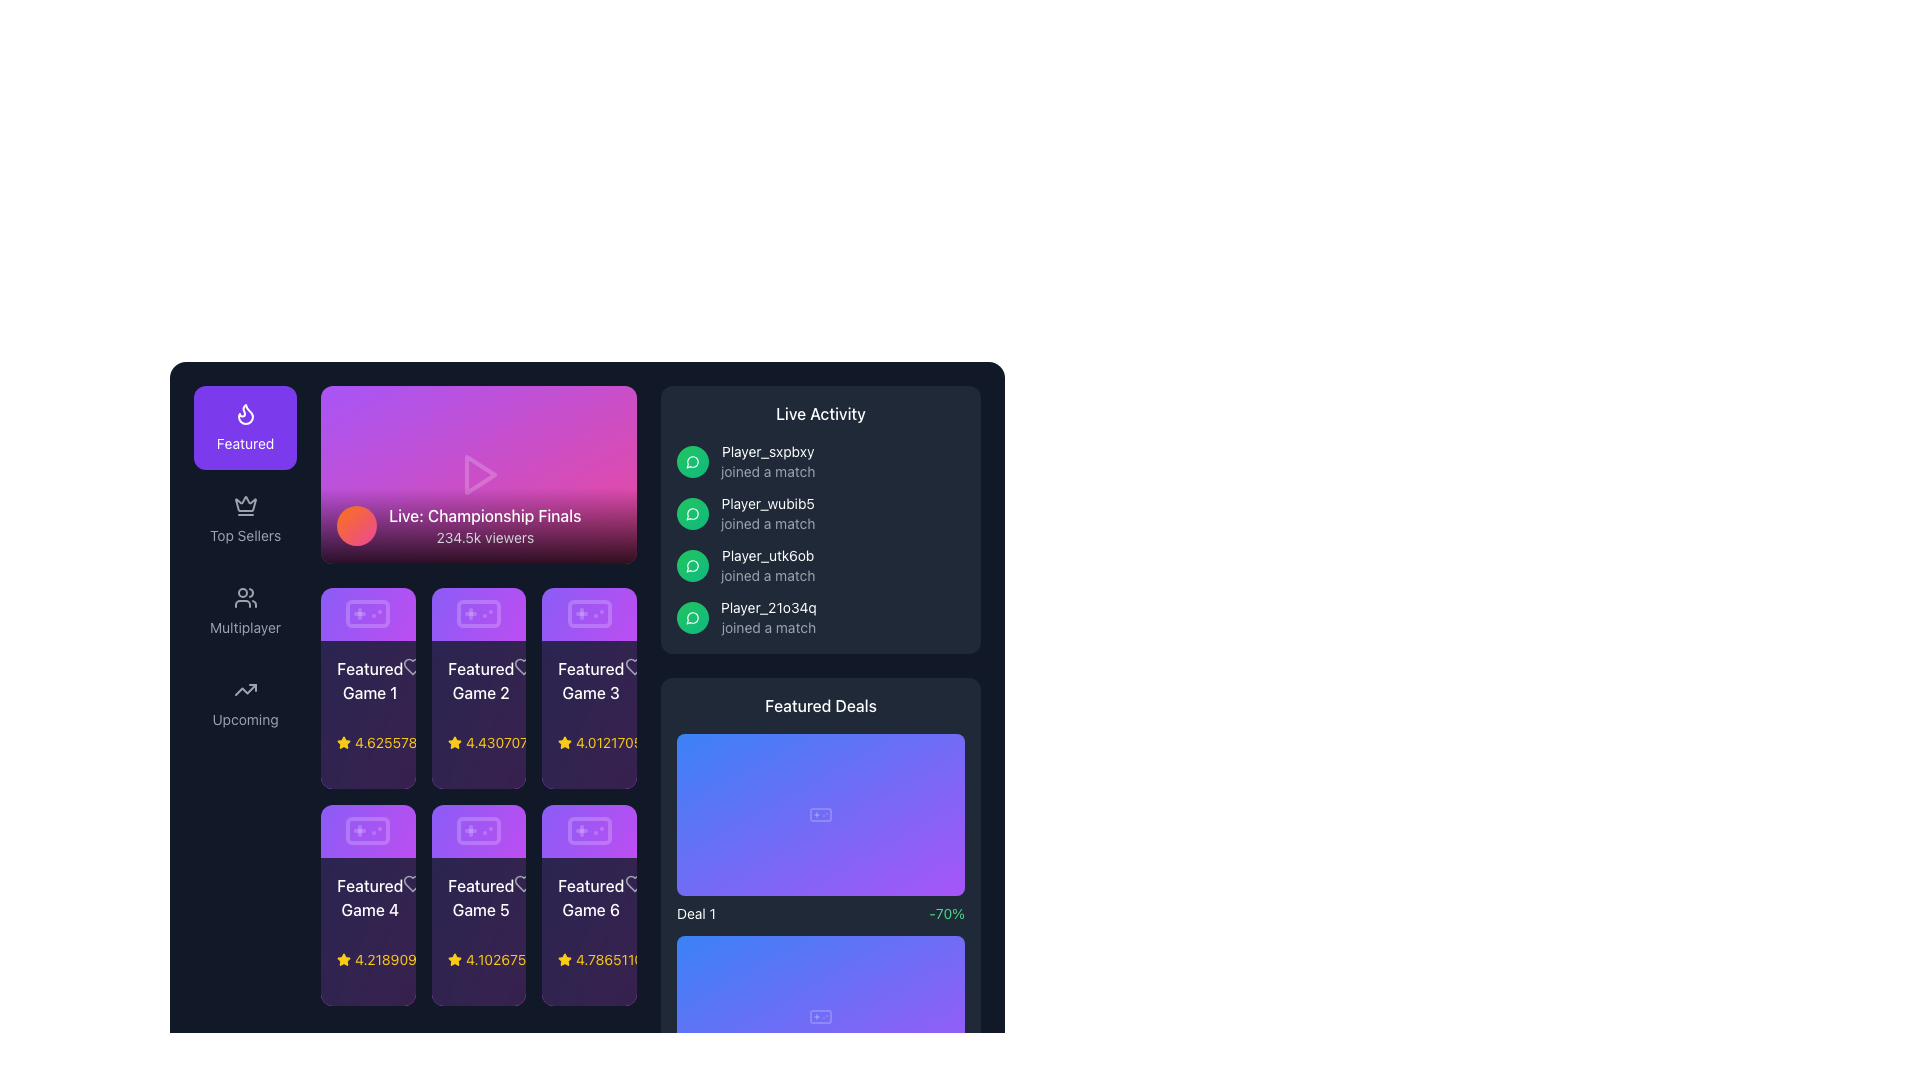  Describe the element at coordinates (820, 462) in the screenshot. I see `the player name 'Player_sxpbxy' in the notification-like message stating 'Player_sxpbxy joined a match'` at that location.